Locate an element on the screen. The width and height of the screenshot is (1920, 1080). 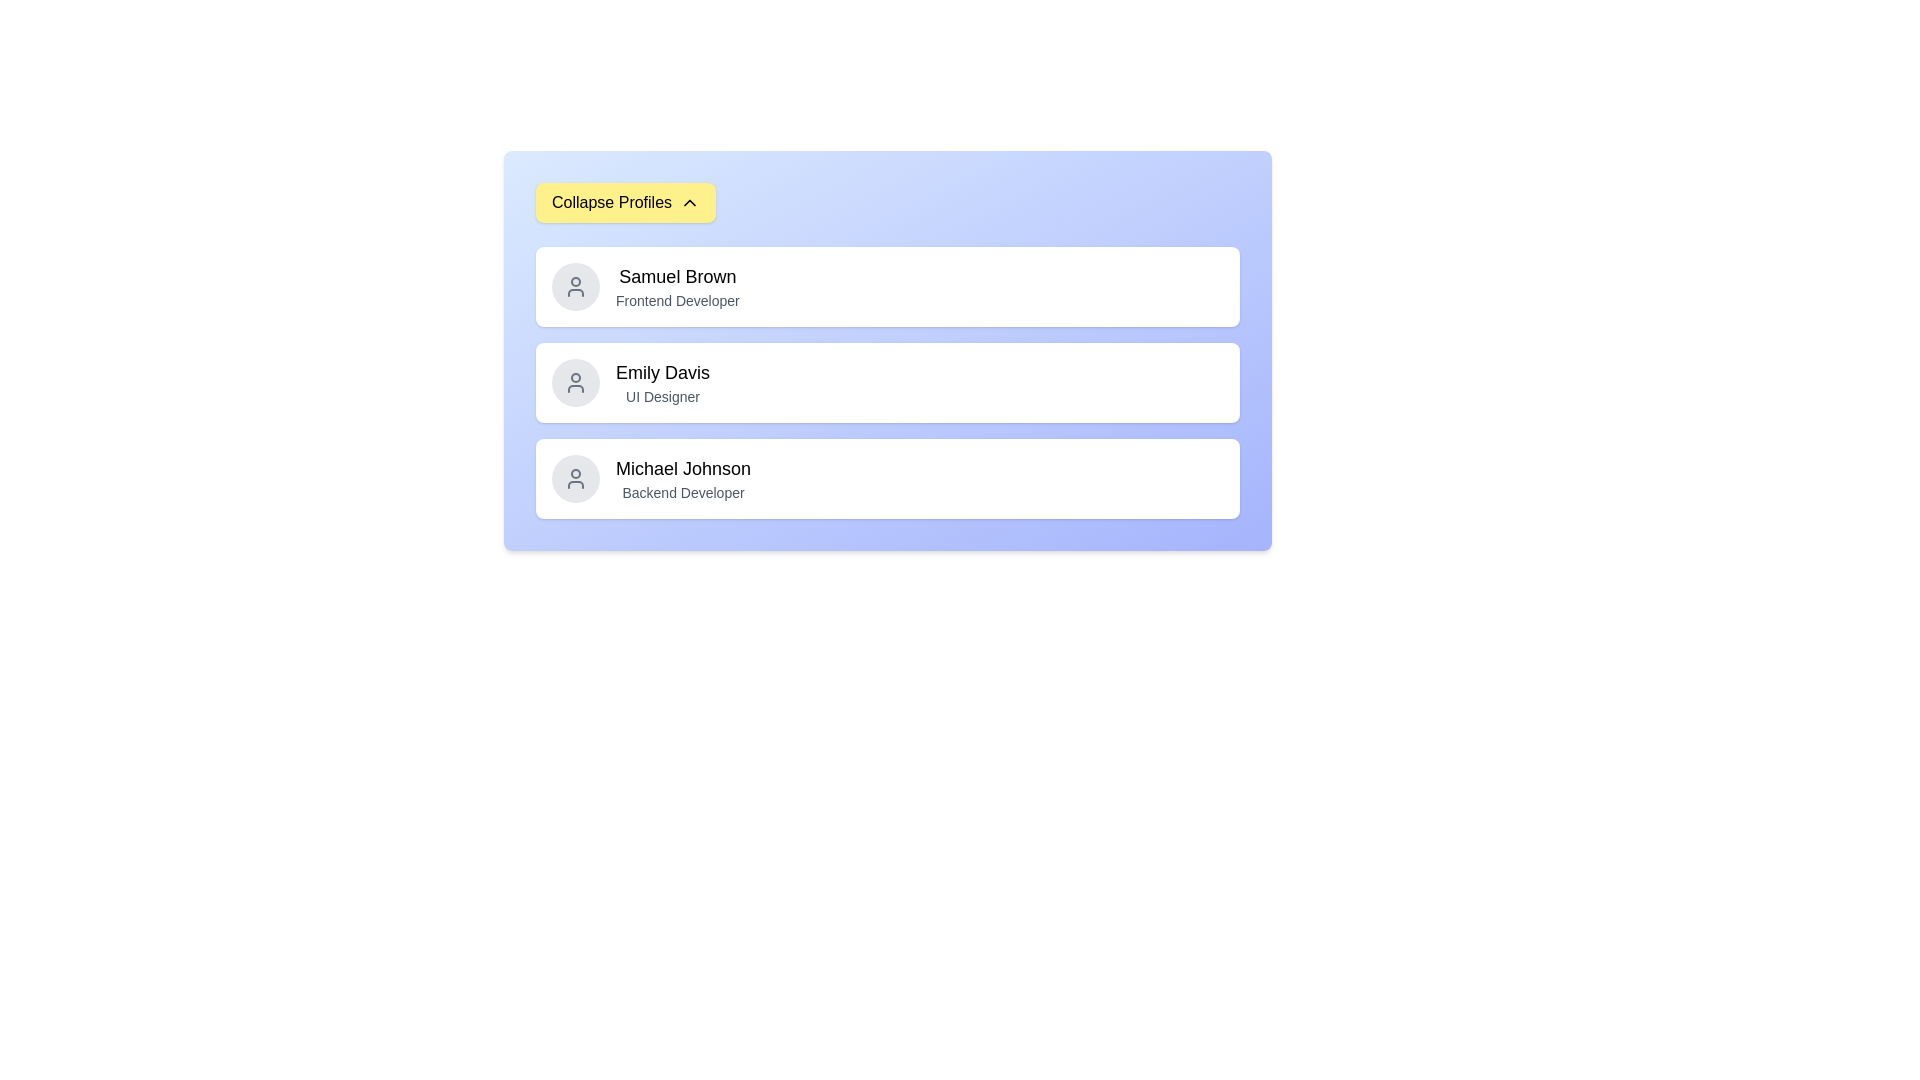
the SVG Icon representing a user profile located in the center-left of the second row of user profiles, between 'Samuel Brown' and 'Emily Davis' is located at coordinates (575, 382).